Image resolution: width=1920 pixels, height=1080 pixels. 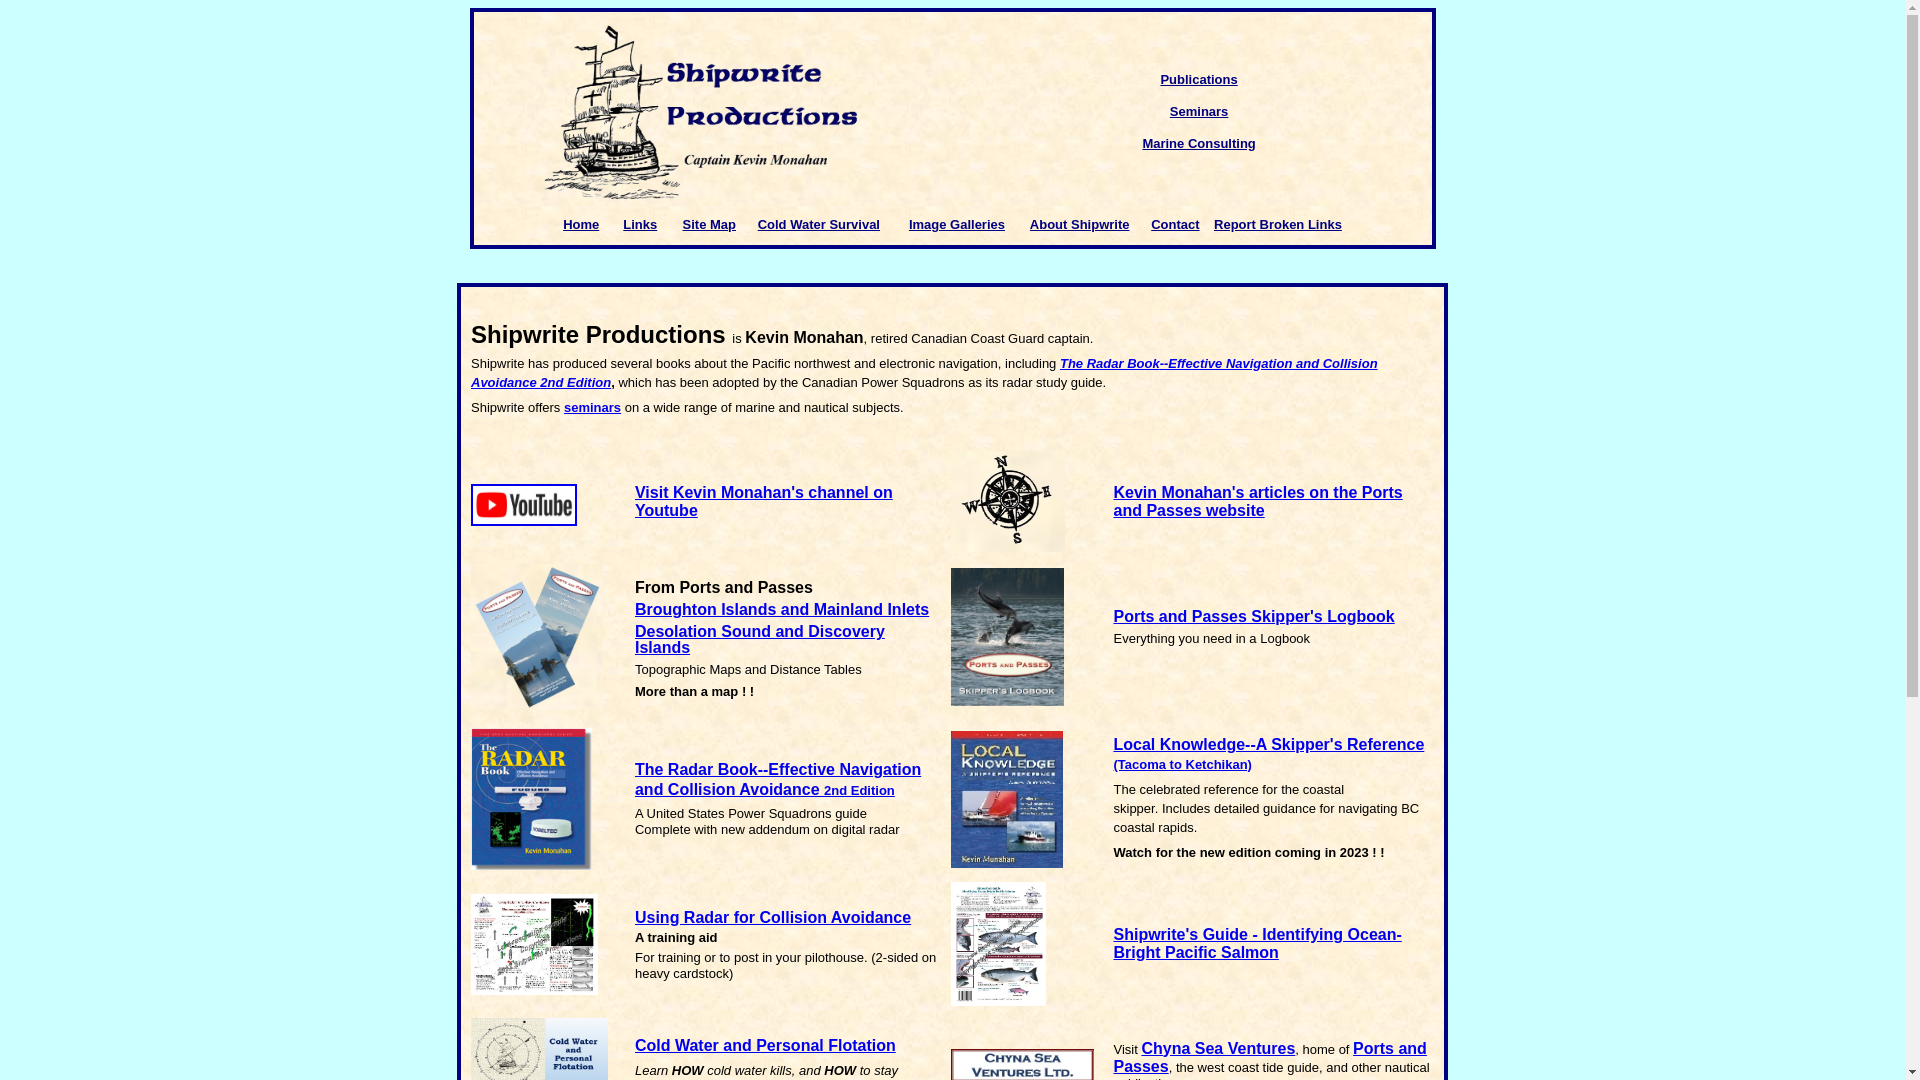 I want to click on 'Chyna Sea Ventures', so click(x=1141, y=1047).